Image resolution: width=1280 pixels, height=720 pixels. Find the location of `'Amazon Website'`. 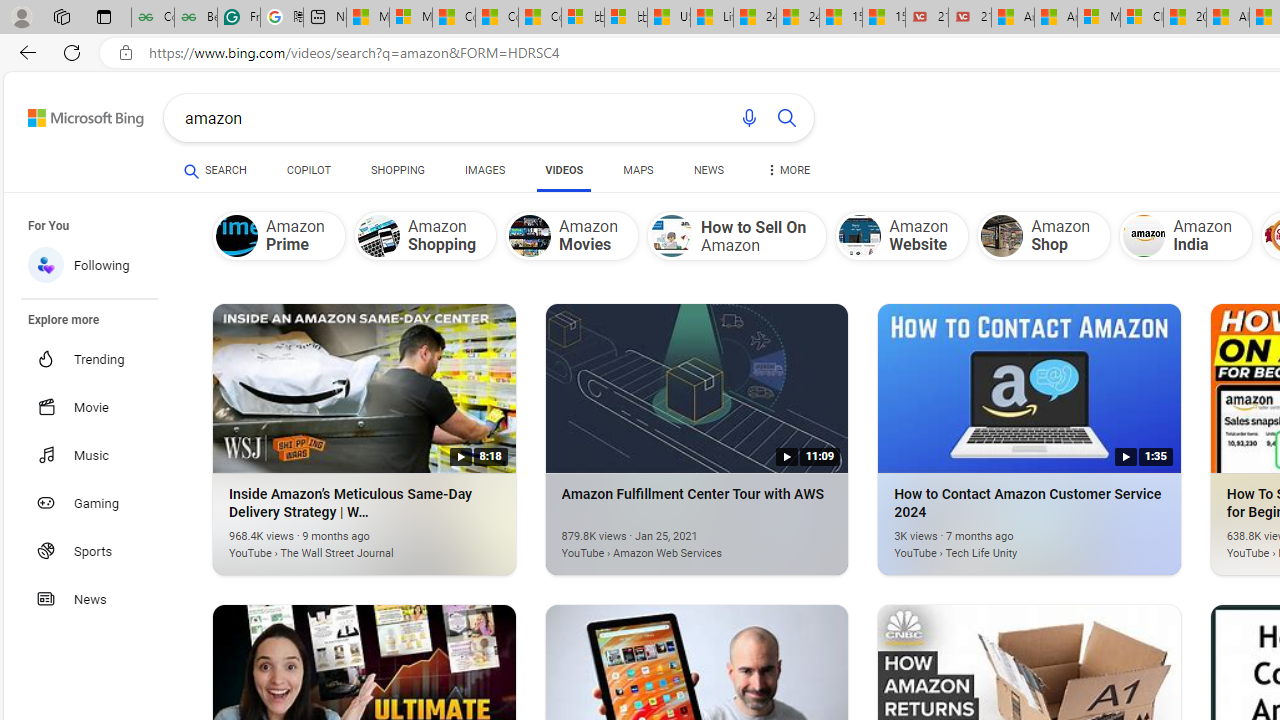

'Amazon Website' is located at coordinates (901, 234).